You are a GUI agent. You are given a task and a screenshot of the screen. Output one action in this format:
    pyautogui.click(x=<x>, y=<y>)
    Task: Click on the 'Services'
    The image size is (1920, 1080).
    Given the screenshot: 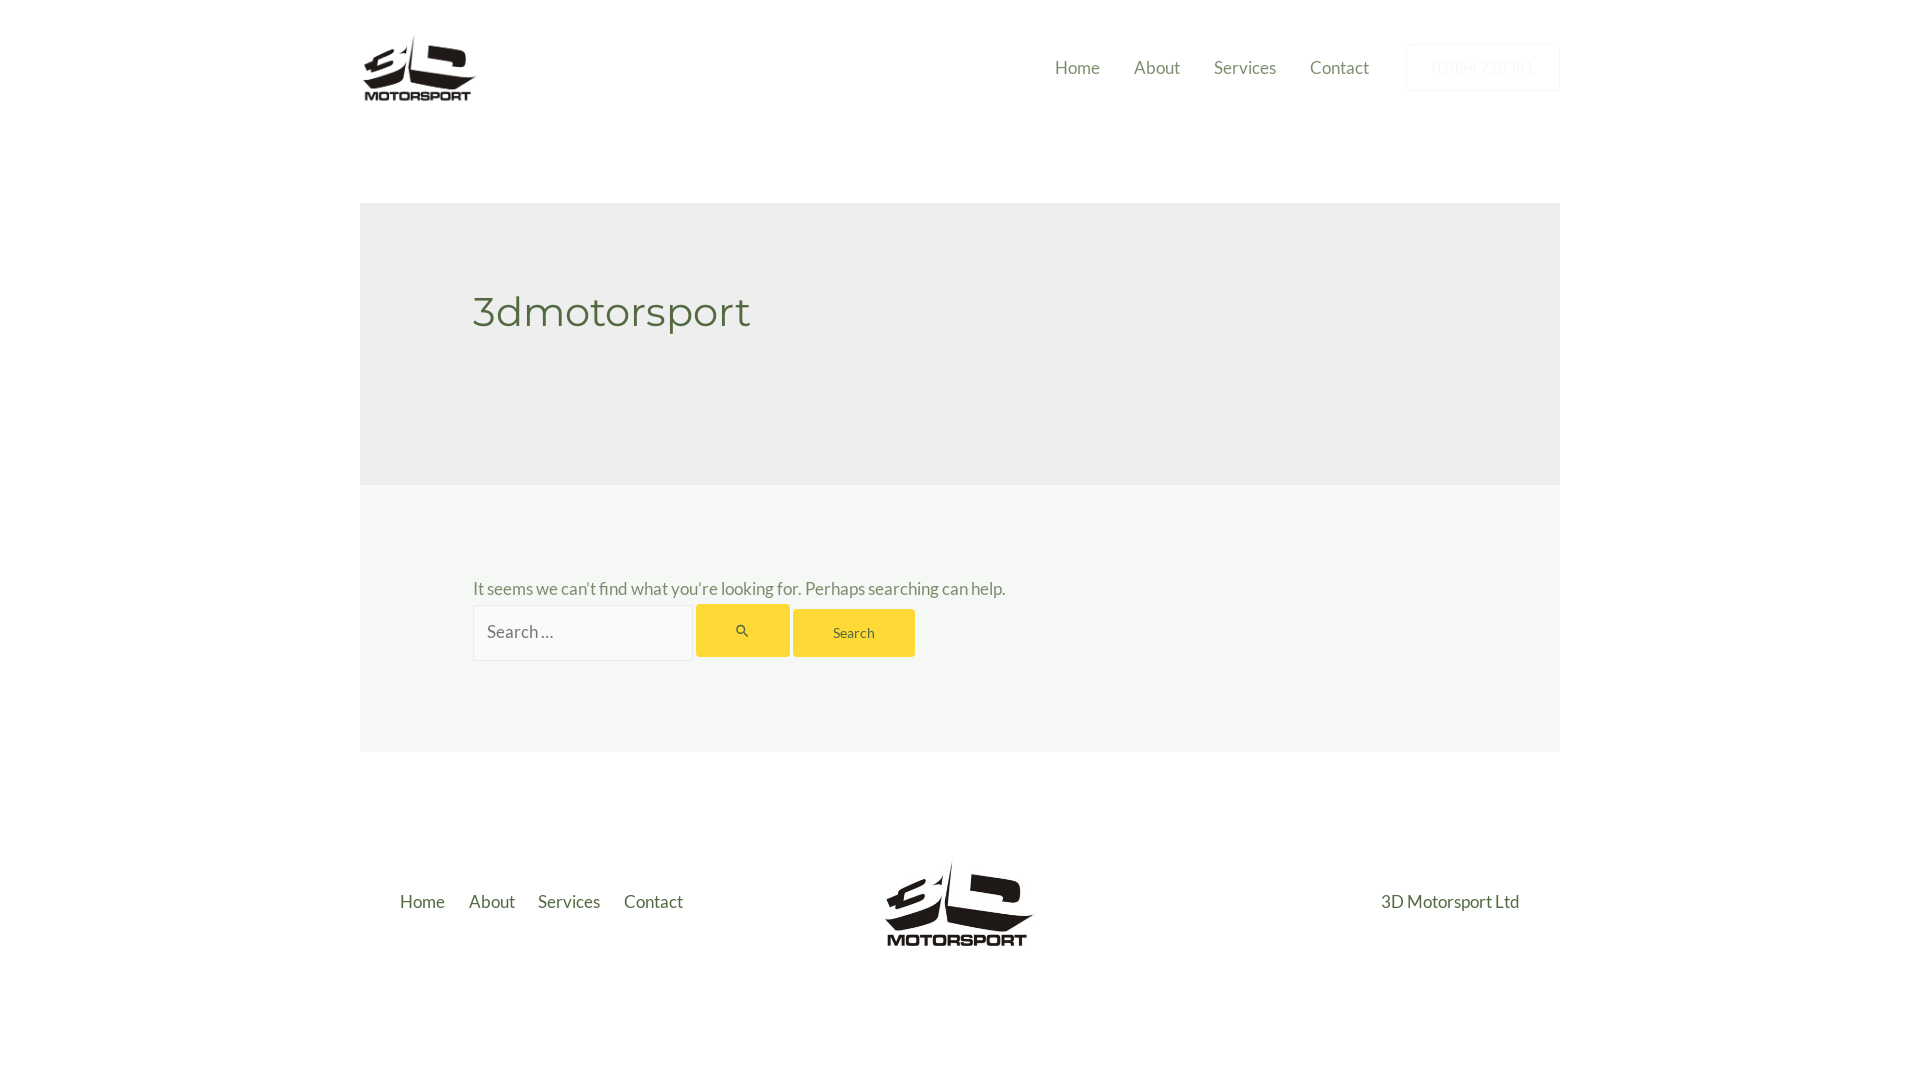 What is the action you would take?
    pyautogui.click(x=1243, y=67)
    